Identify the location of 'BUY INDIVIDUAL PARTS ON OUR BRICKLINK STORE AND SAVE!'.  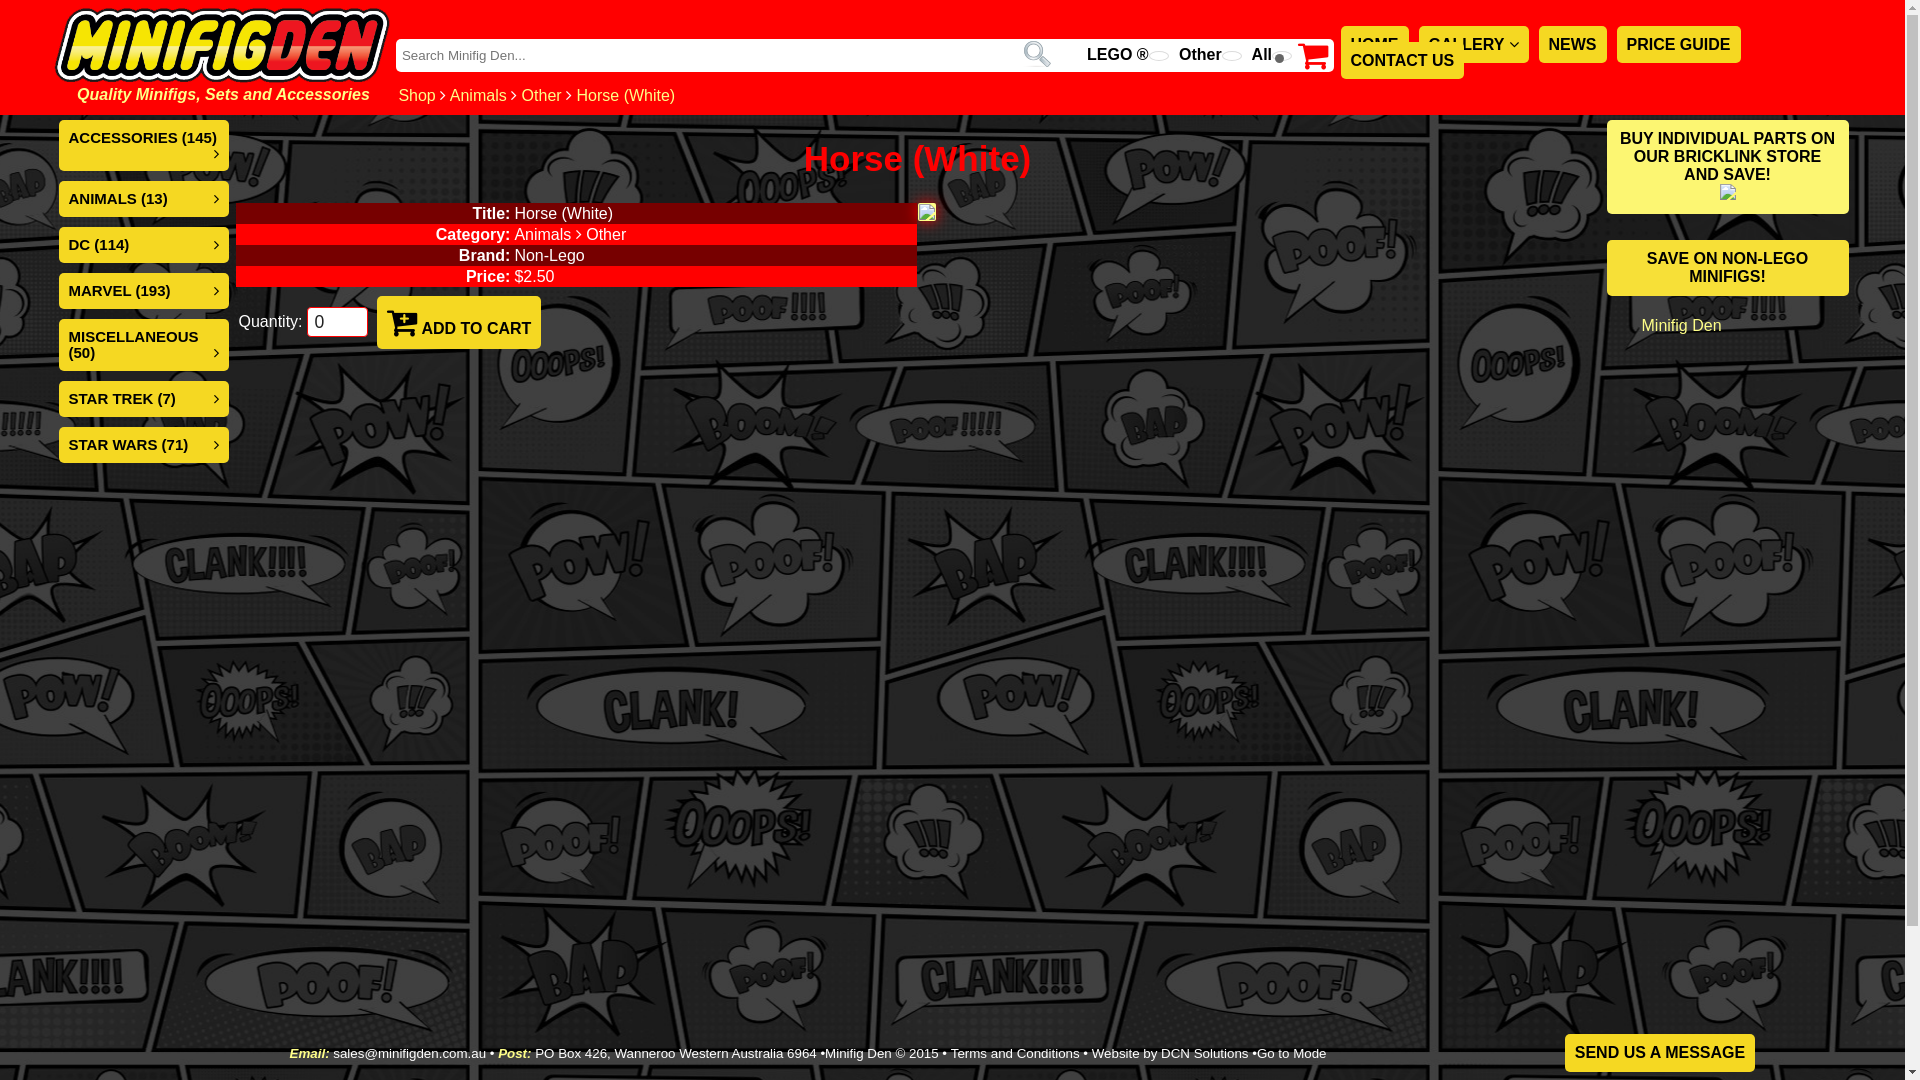
(1726, 165).